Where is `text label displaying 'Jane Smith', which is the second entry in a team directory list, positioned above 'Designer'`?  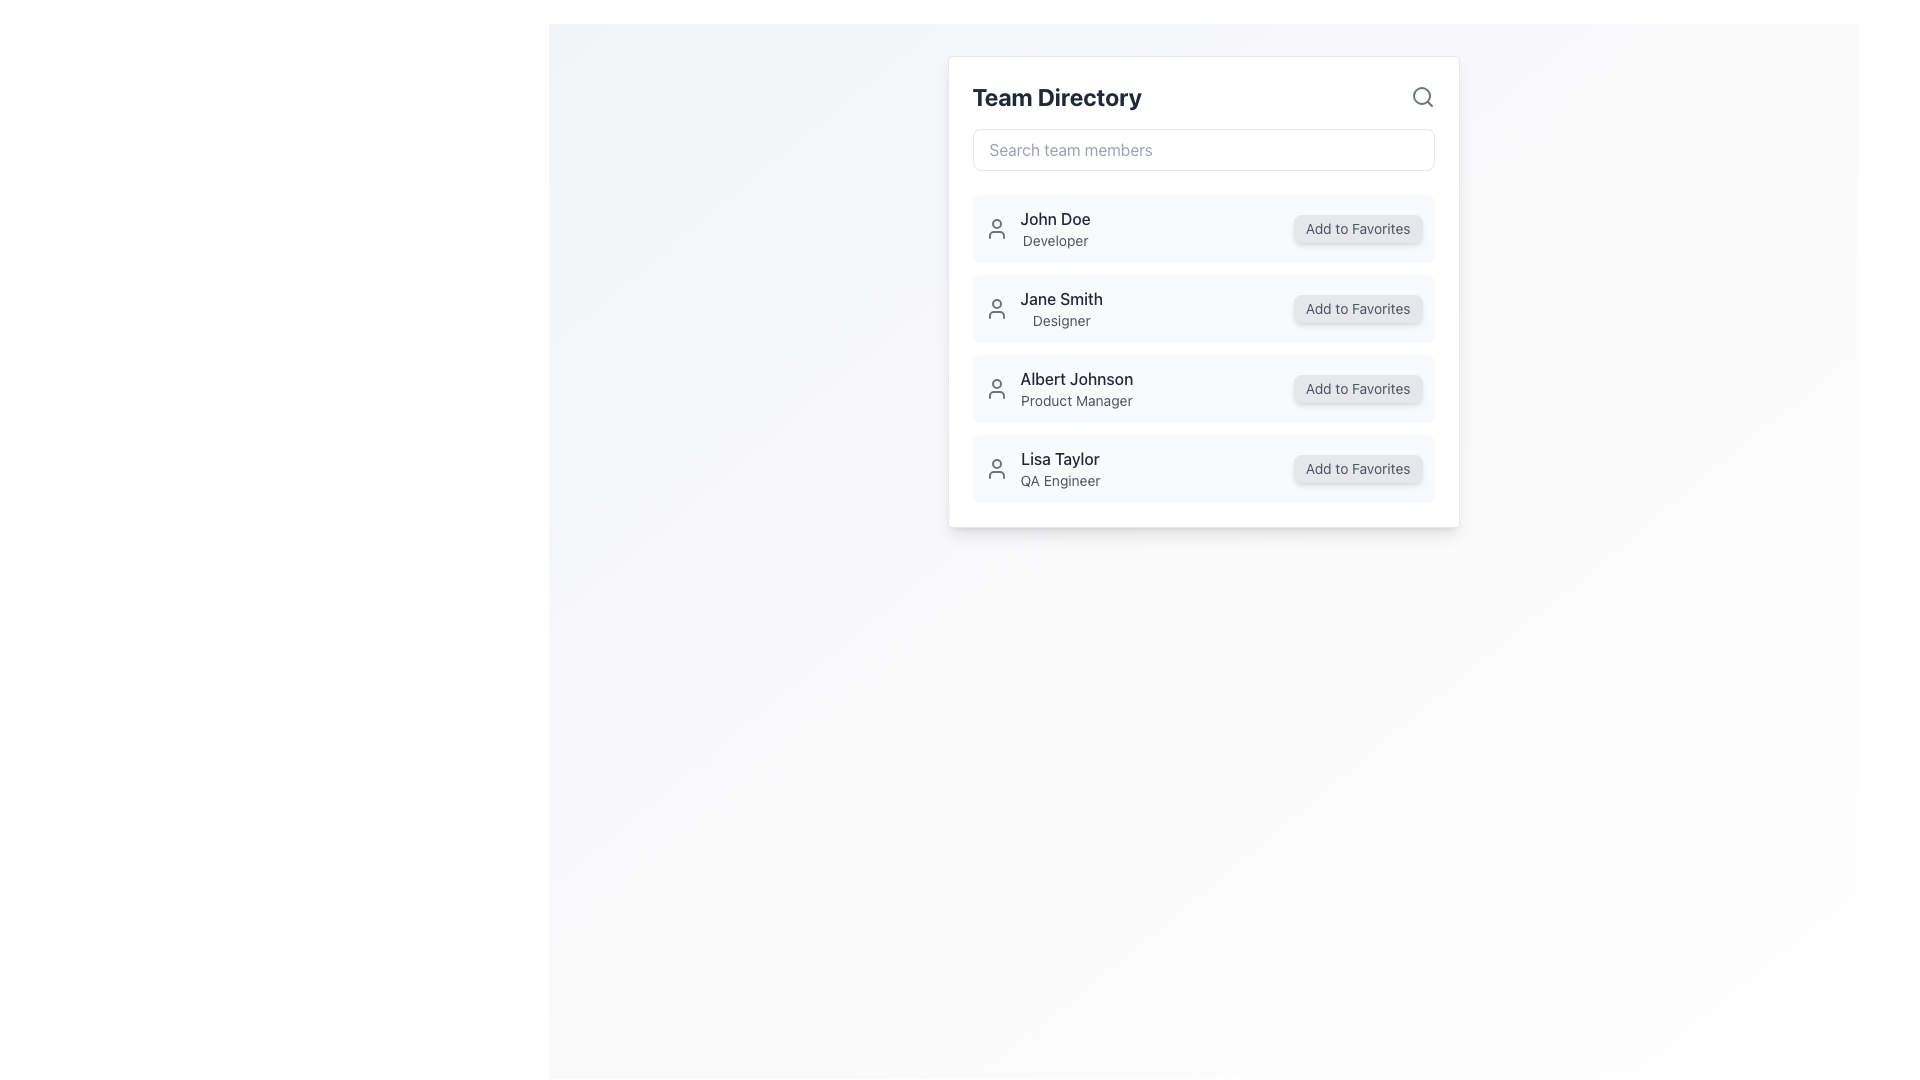
text label displaying 'Jane Smith', which is the second entry in a team directory list, positioned above 'Designer' is located at coordinates (1060, 299).